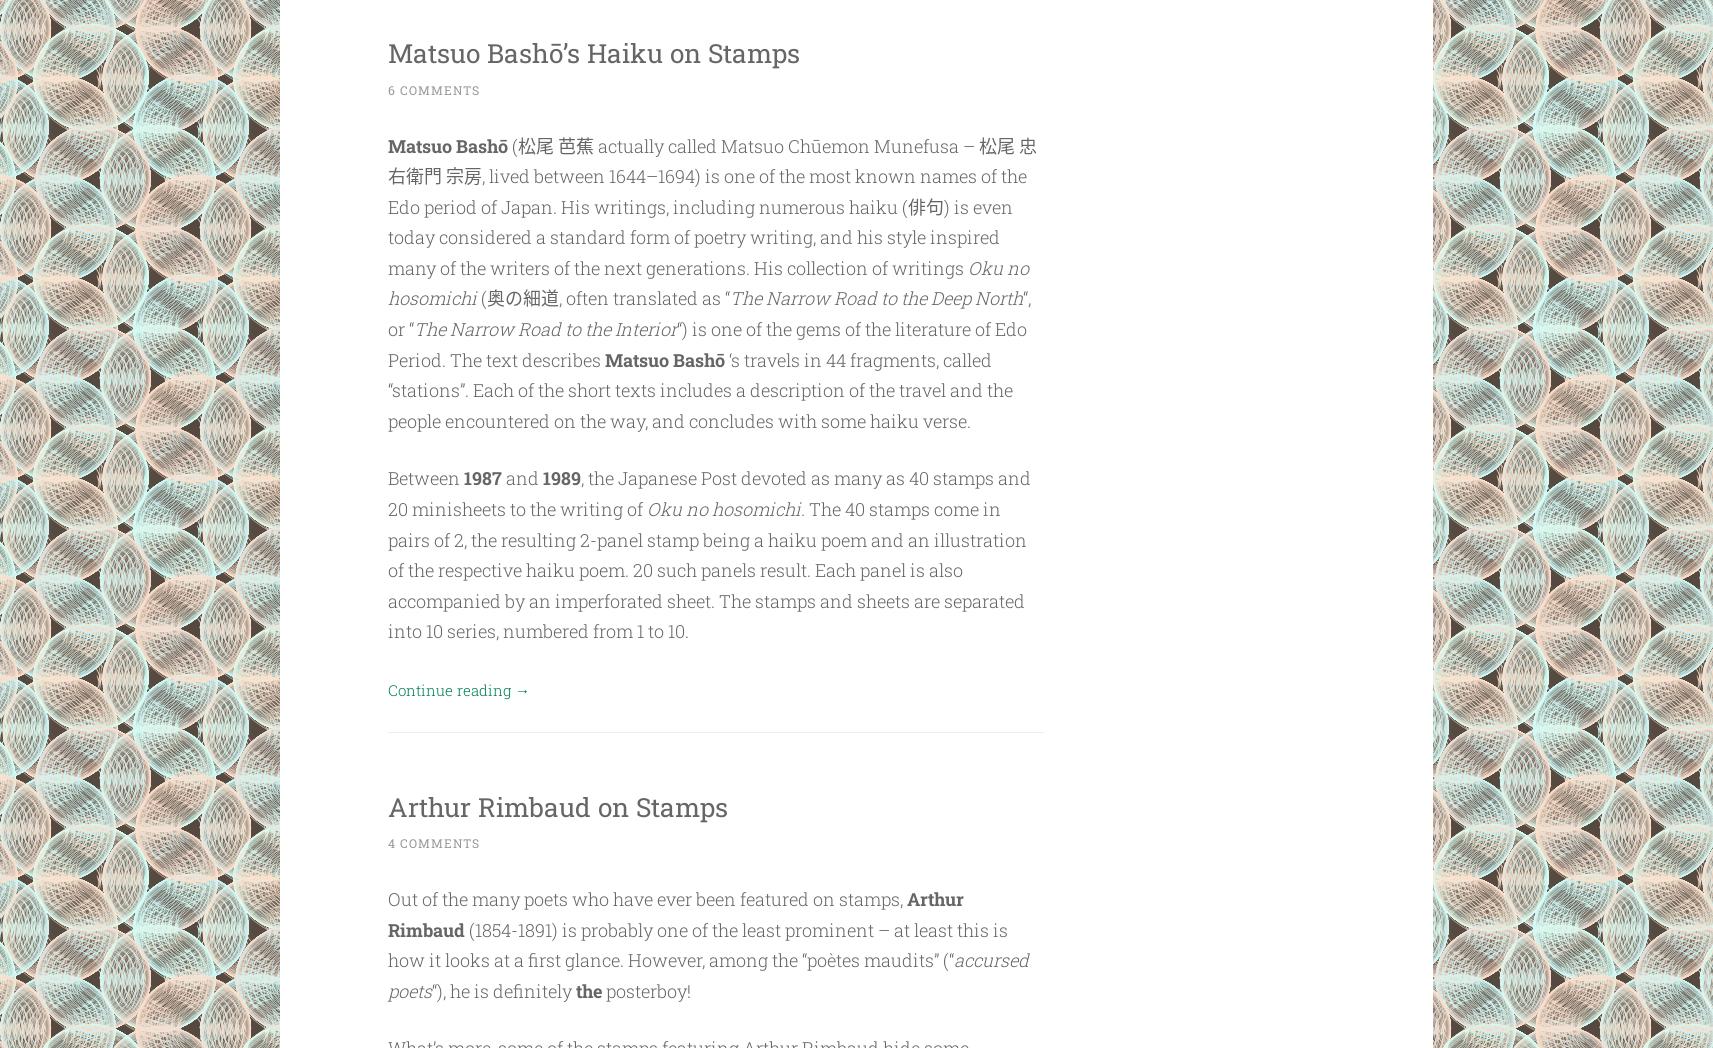 This screenshot has height=1048, width=1713. Describe the element at coordinates (727, 509) in the screenshot. I see `'Oku no hosomichi.'` at that location.